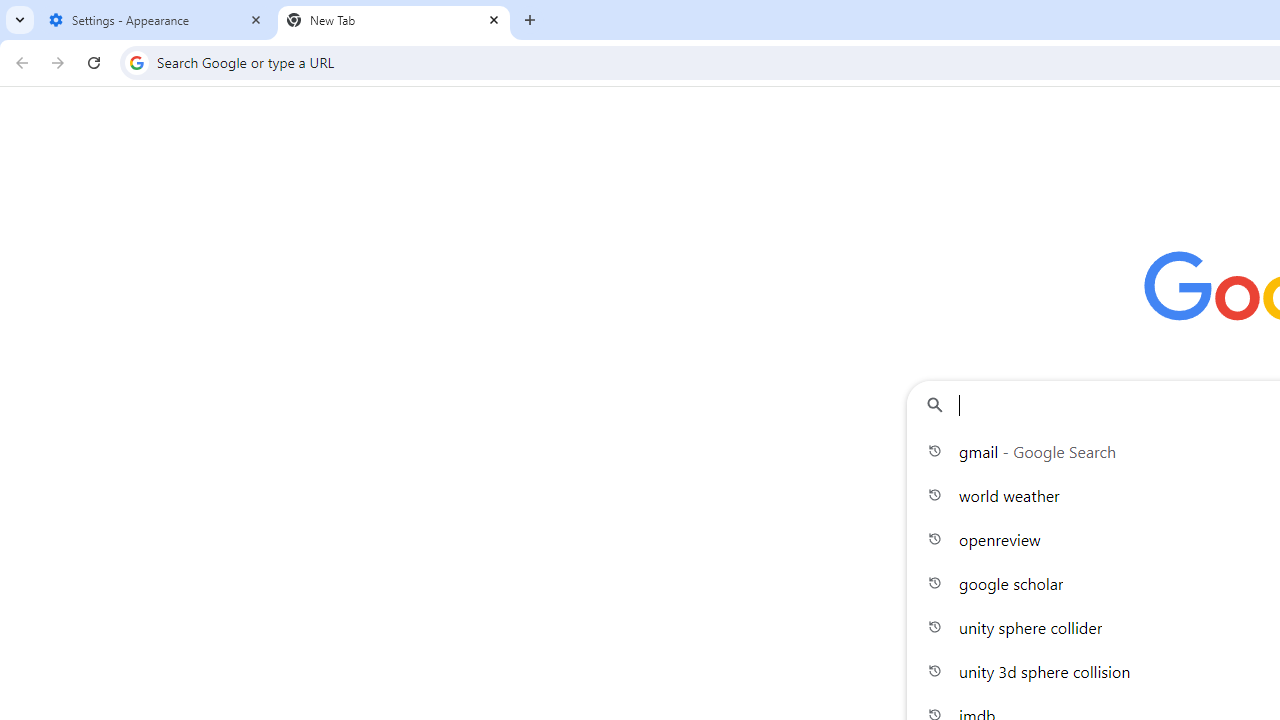 The width and height of the screenshot is (1280, 720). I want to click on 'New Tab', so click(394, 20).